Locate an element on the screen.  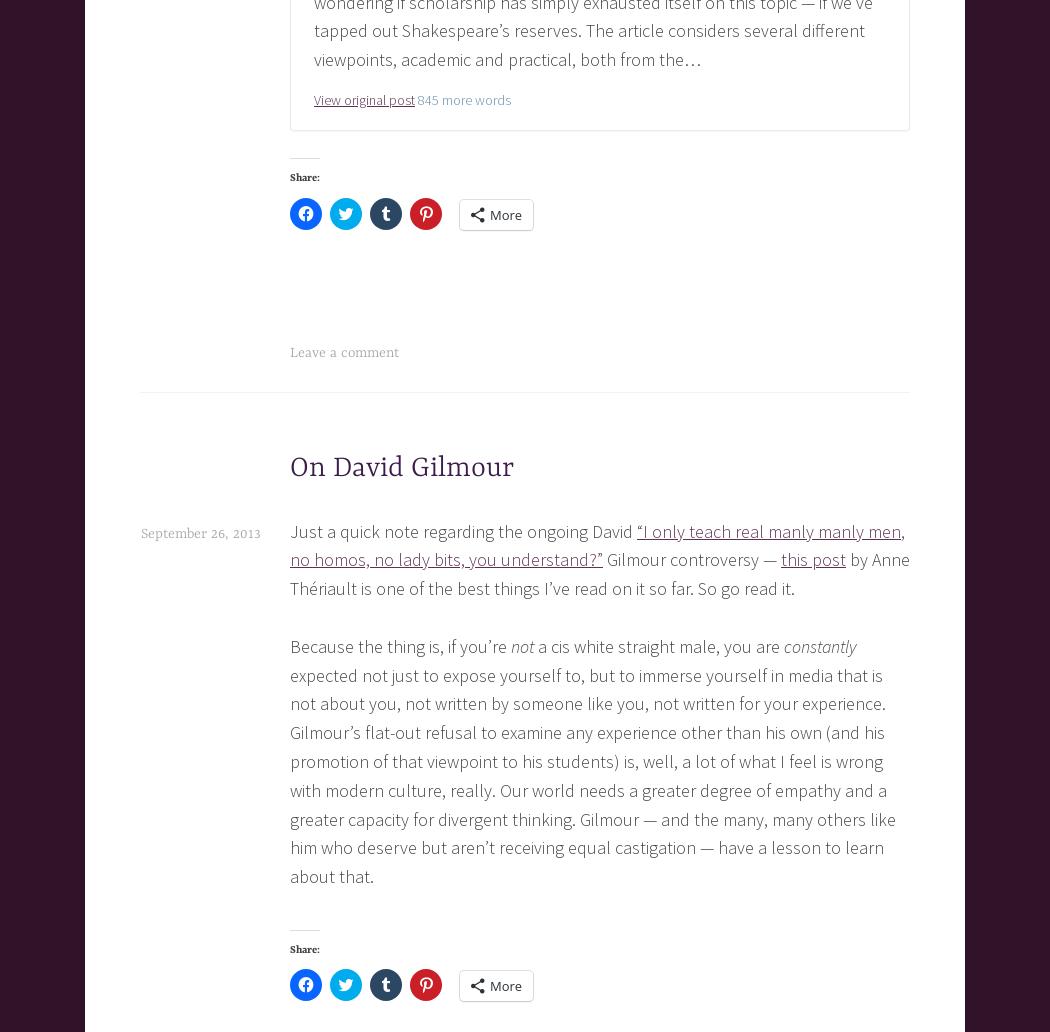
'Gilmour controversy —' is located at coordinates (603, 559).